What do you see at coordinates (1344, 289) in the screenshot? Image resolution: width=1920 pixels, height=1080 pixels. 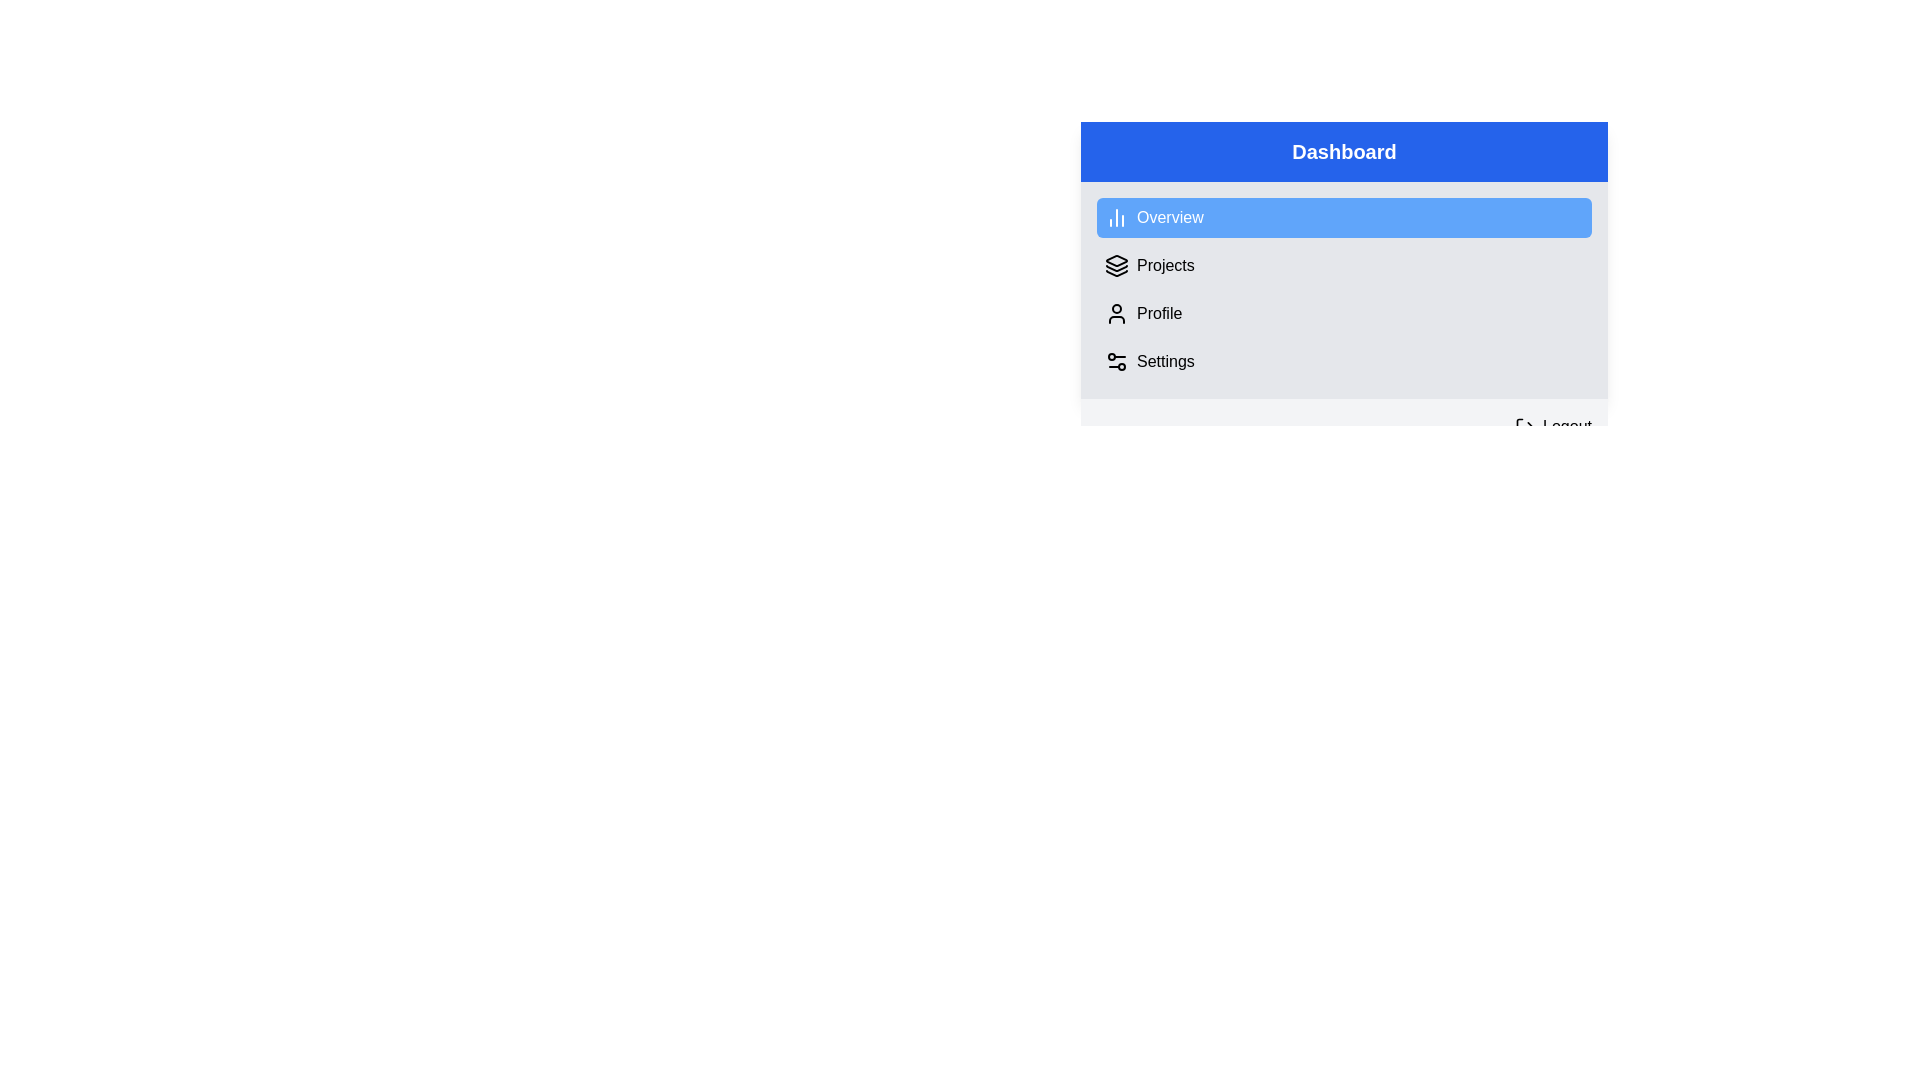 I see `the 'Projects' item in the vertical navigation menu located in the middle-right of the application beneath the 'Dashboard' title` at bounding box center [1344, 289].